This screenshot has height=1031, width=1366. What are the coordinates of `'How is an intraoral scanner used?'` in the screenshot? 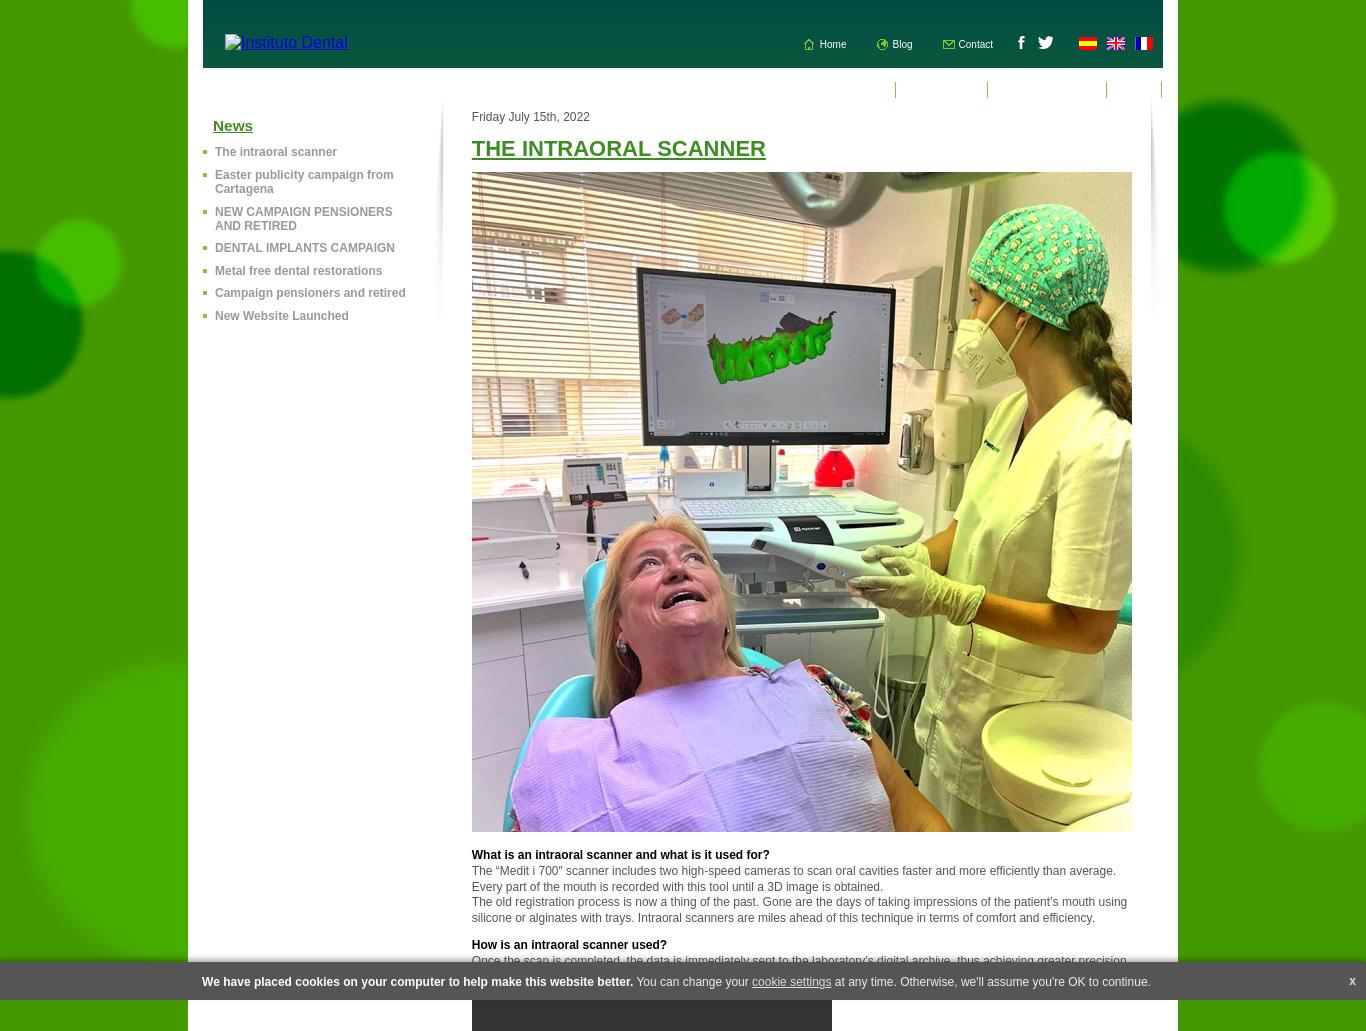 It's located at (568, 944).